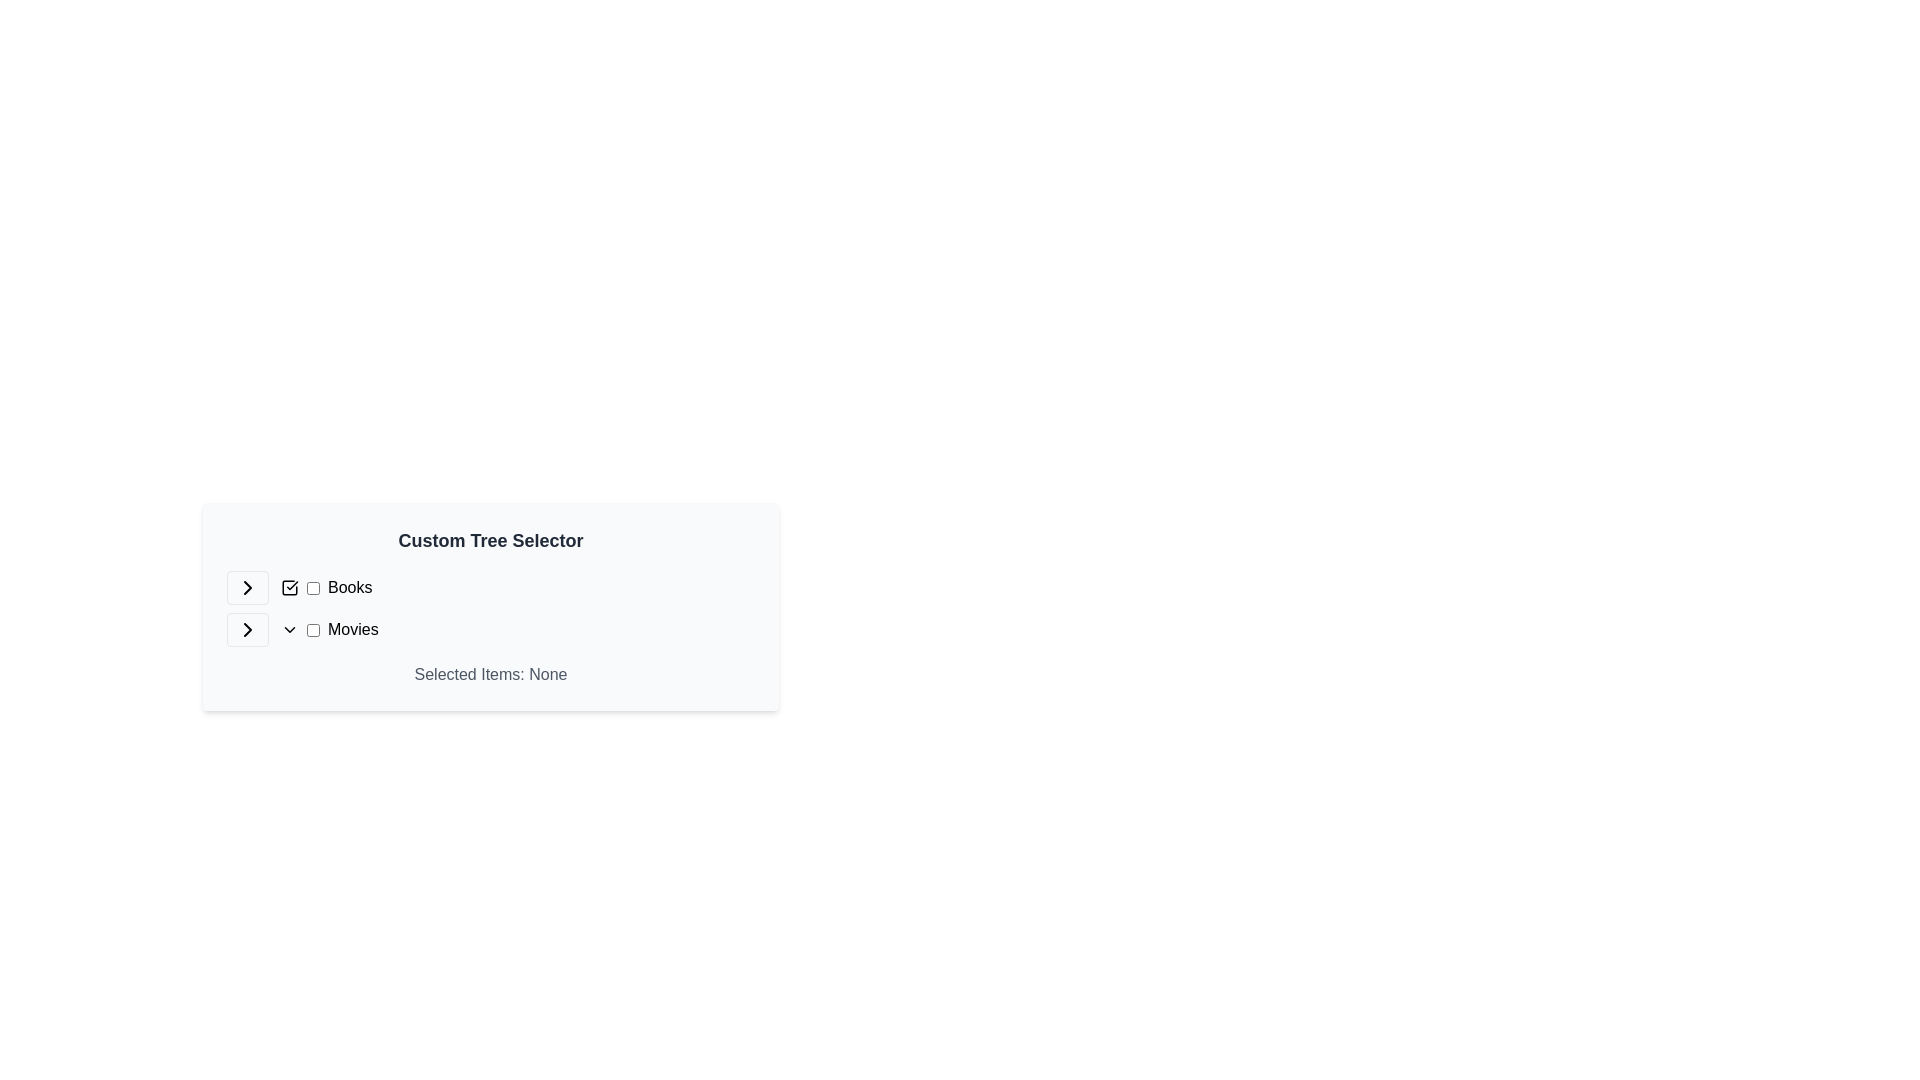  Describe the element at coordinates (490, 675) in the screenshot. I see `the Text Label that displays the current state of the selected items in the tree selector, located beneath the 'Movies' section` at that location.